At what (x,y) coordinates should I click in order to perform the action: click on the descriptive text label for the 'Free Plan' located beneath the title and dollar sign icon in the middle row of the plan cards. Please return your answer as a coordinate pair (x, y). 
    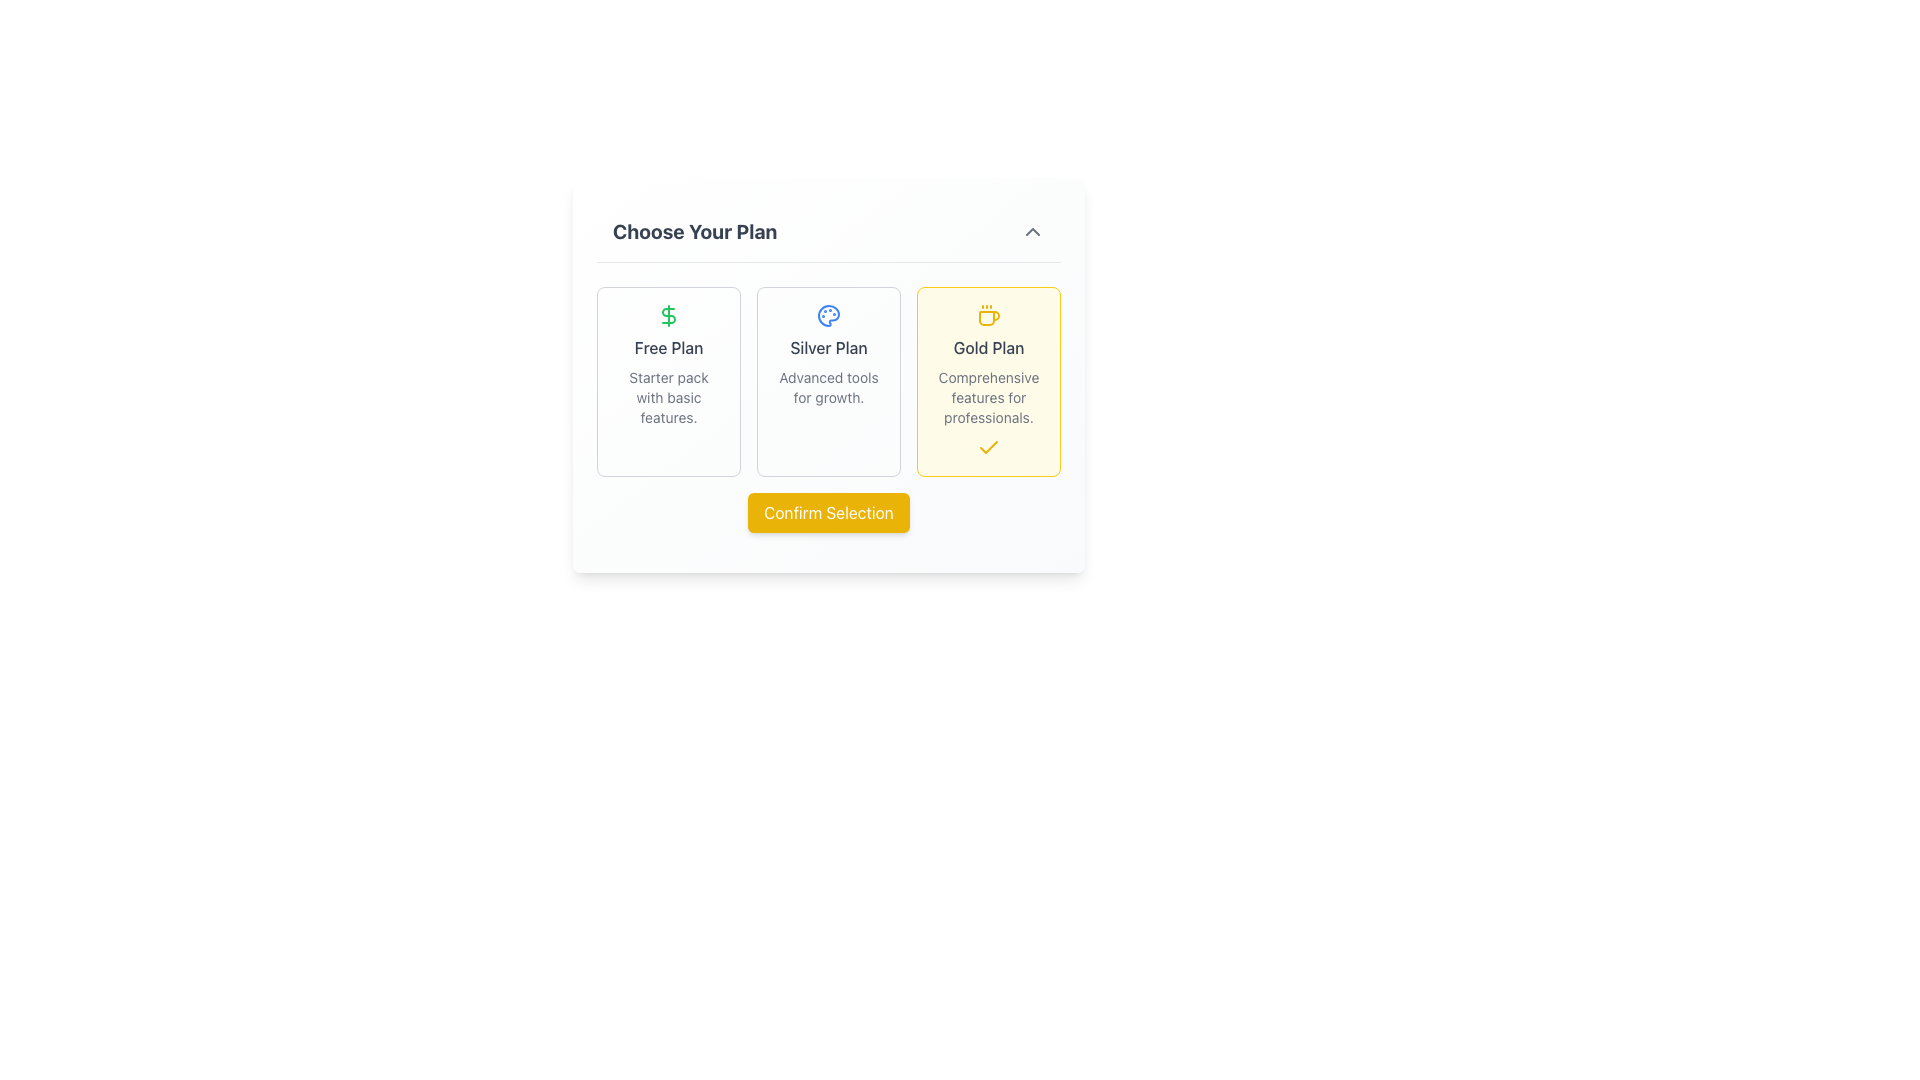
    Looking at the image, I should click on (668, 397).